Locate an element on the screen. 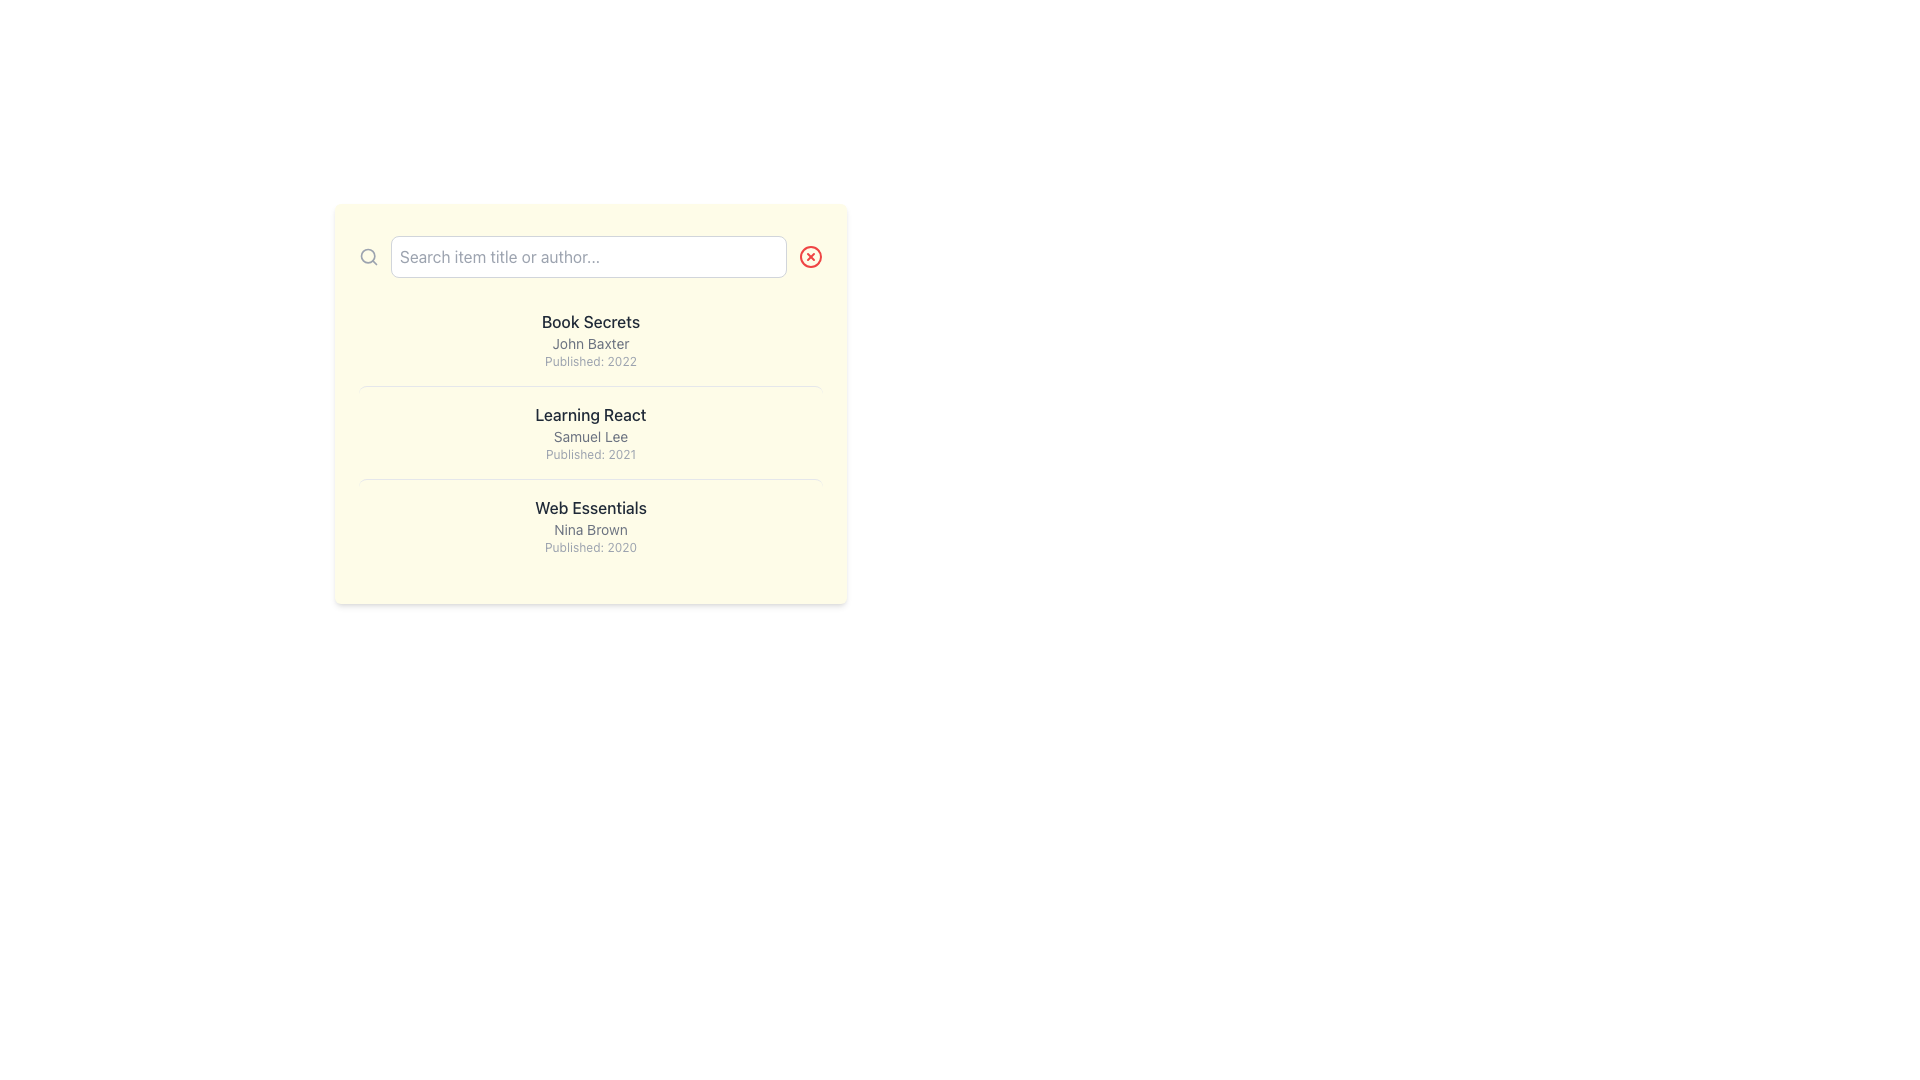  the first list item displaying the book summary for 'Book Secrets' by John Baxter for a detailed view is located at coordinates (589, 338).